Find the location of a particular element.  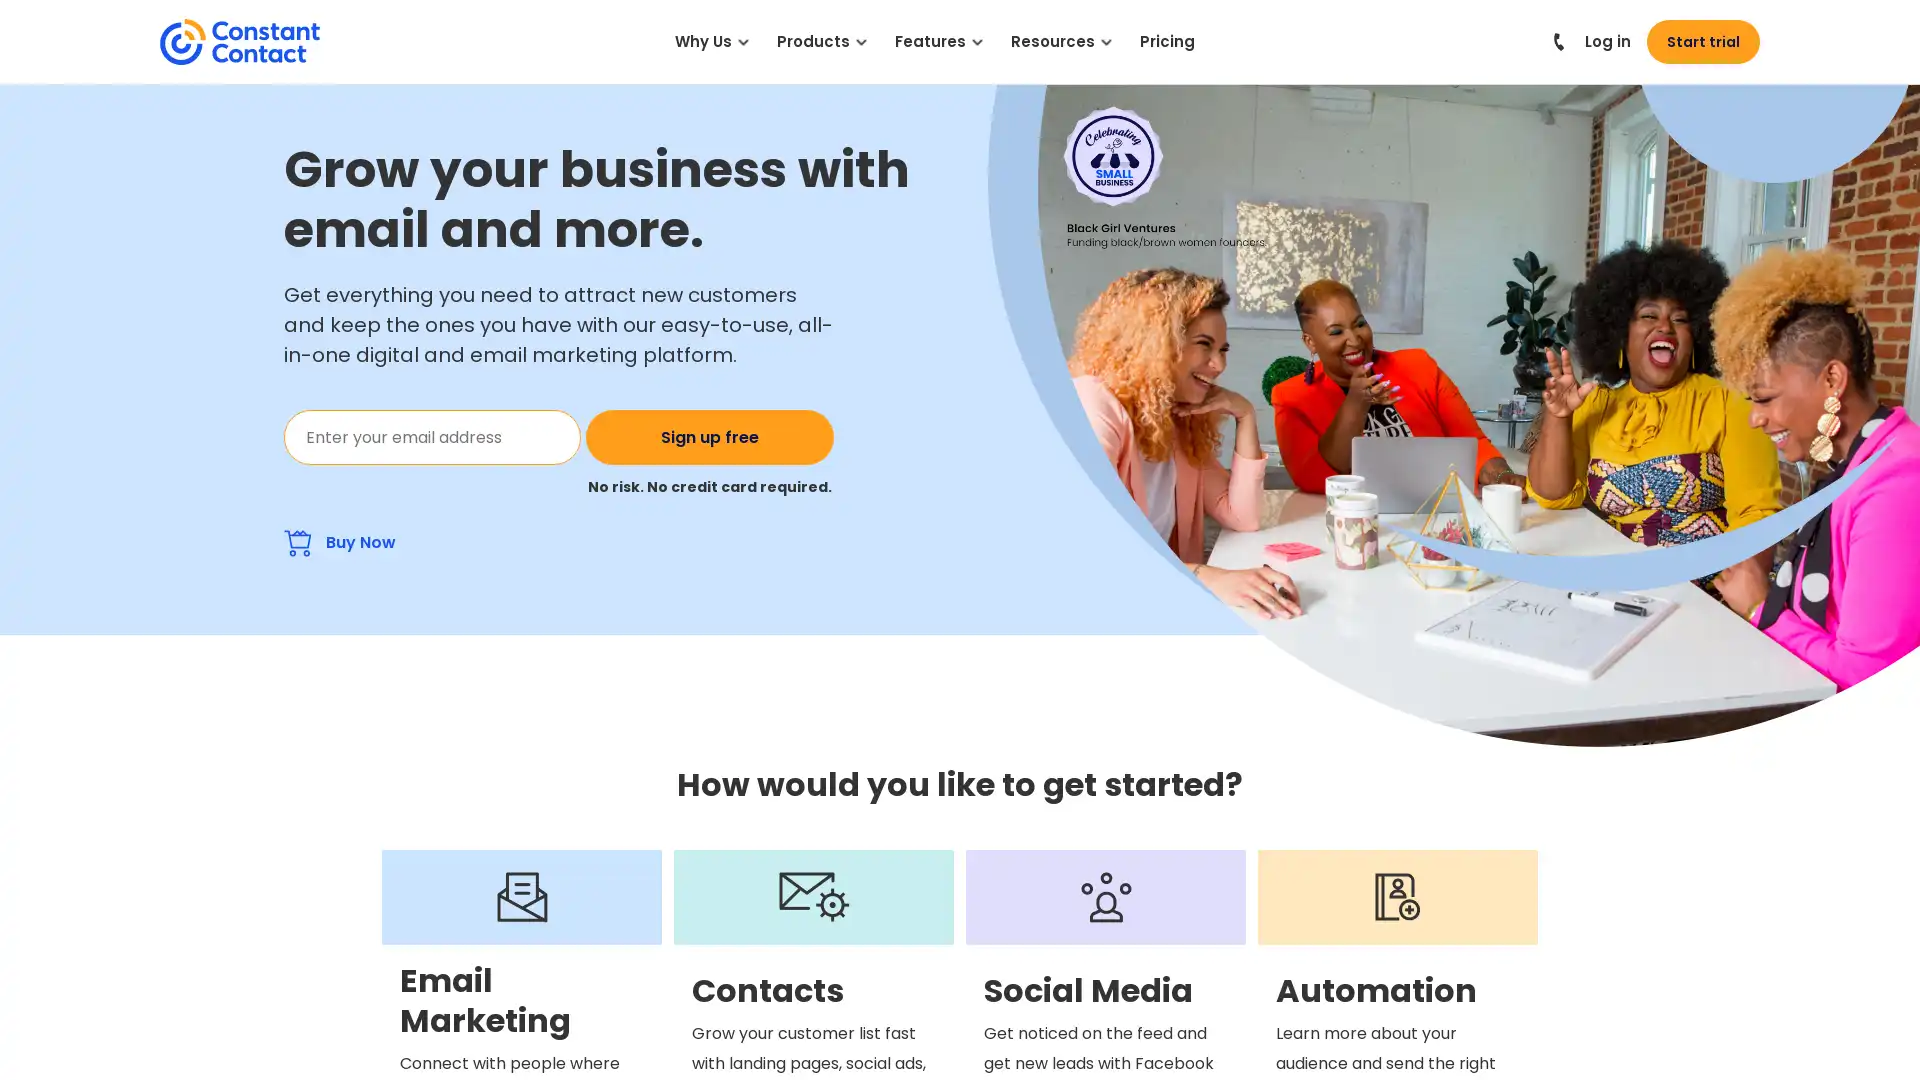

Sign up free is located at coordinates (710, 436).